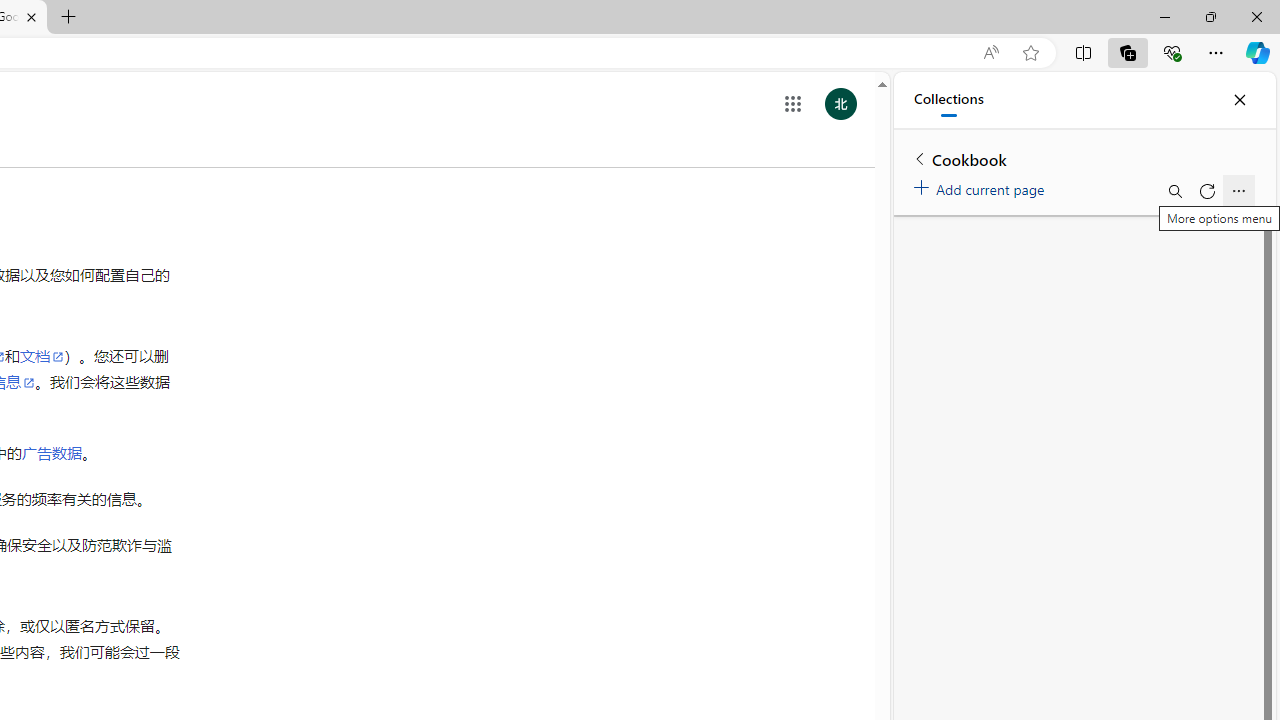  What do you see at coordinates (983, 186) in the screenshot?
I see `'Add current page'` at bounding box center [983, 186].